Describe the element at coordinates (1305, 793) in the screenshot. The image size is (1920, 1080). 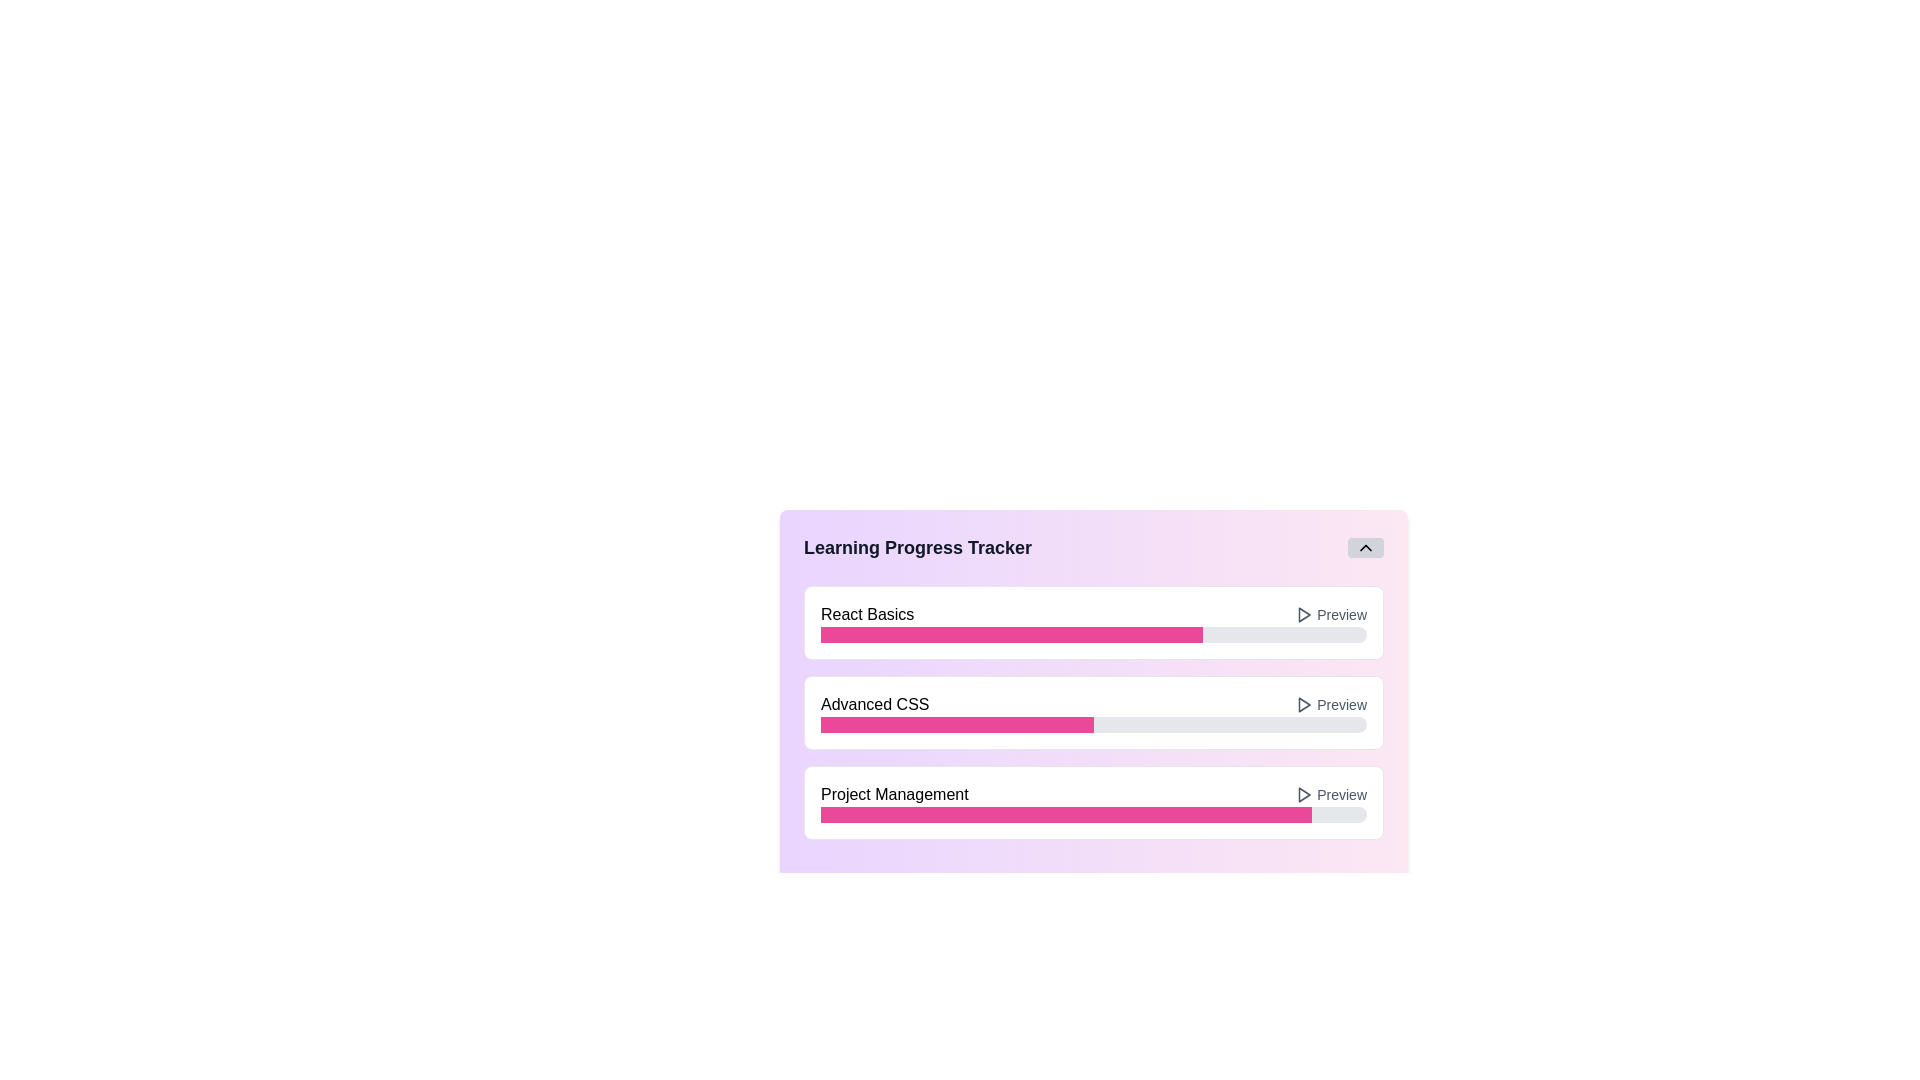
I see `the play button located in the 'Project Management' section of the Learning Progress Tracker card` at that location.